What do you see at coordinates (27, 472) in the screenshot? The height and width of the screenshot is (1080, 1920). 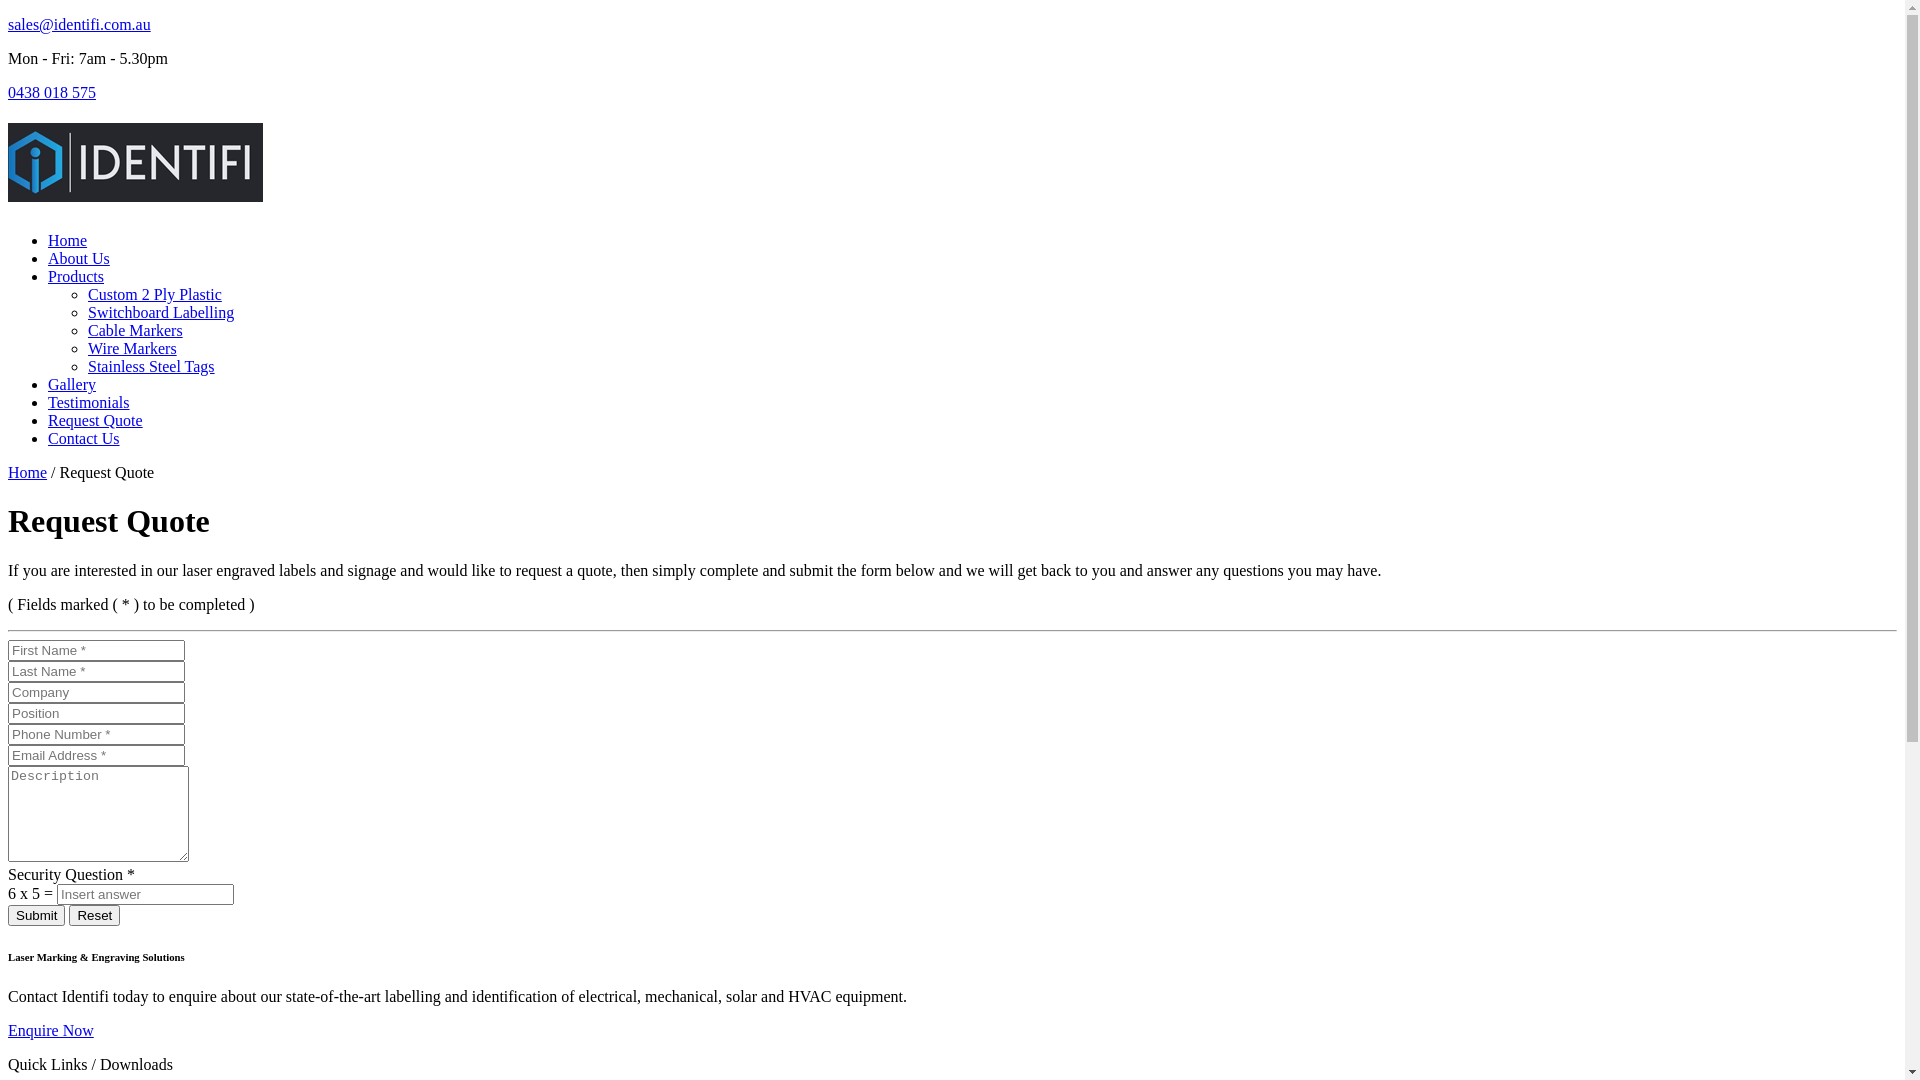 I see `'Home'` at bounding box center [27, 472].